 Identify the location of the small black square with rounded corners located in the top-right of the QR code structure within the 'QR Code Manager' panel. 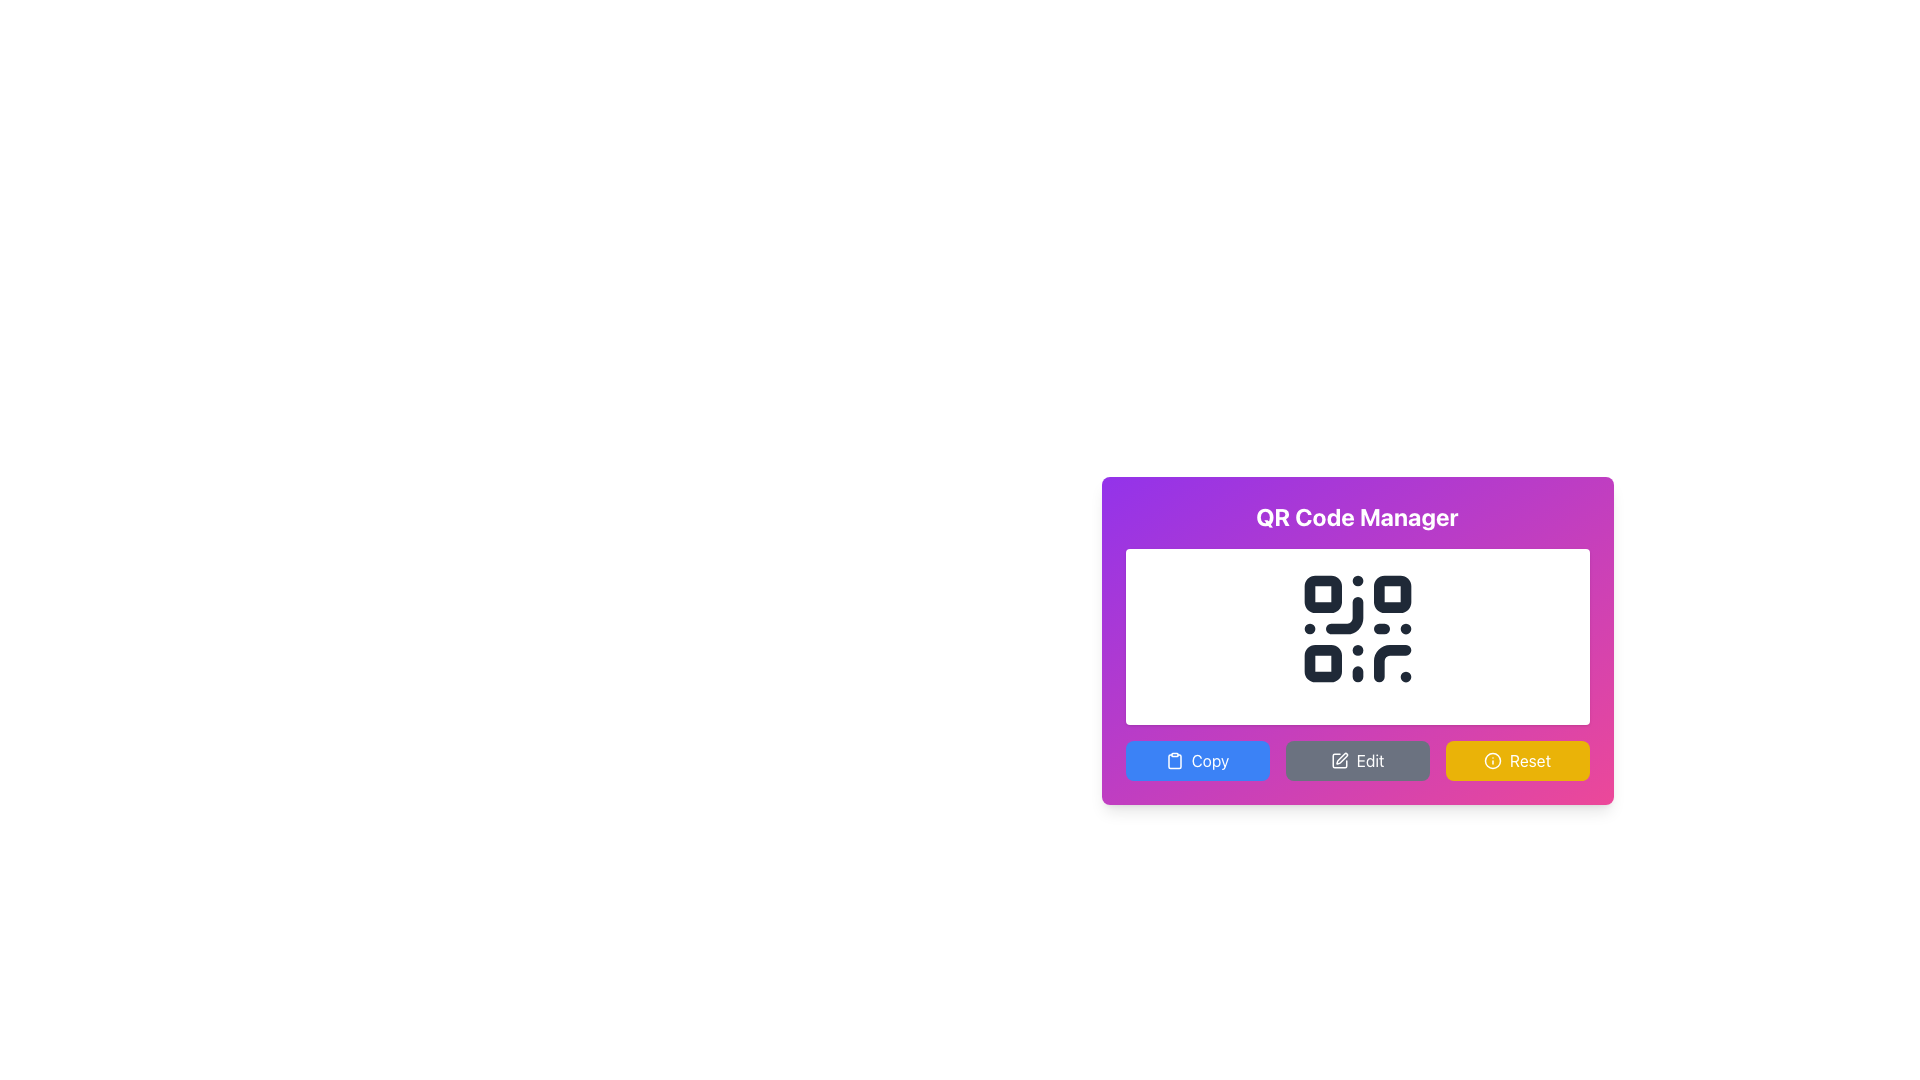
(1391, 593).